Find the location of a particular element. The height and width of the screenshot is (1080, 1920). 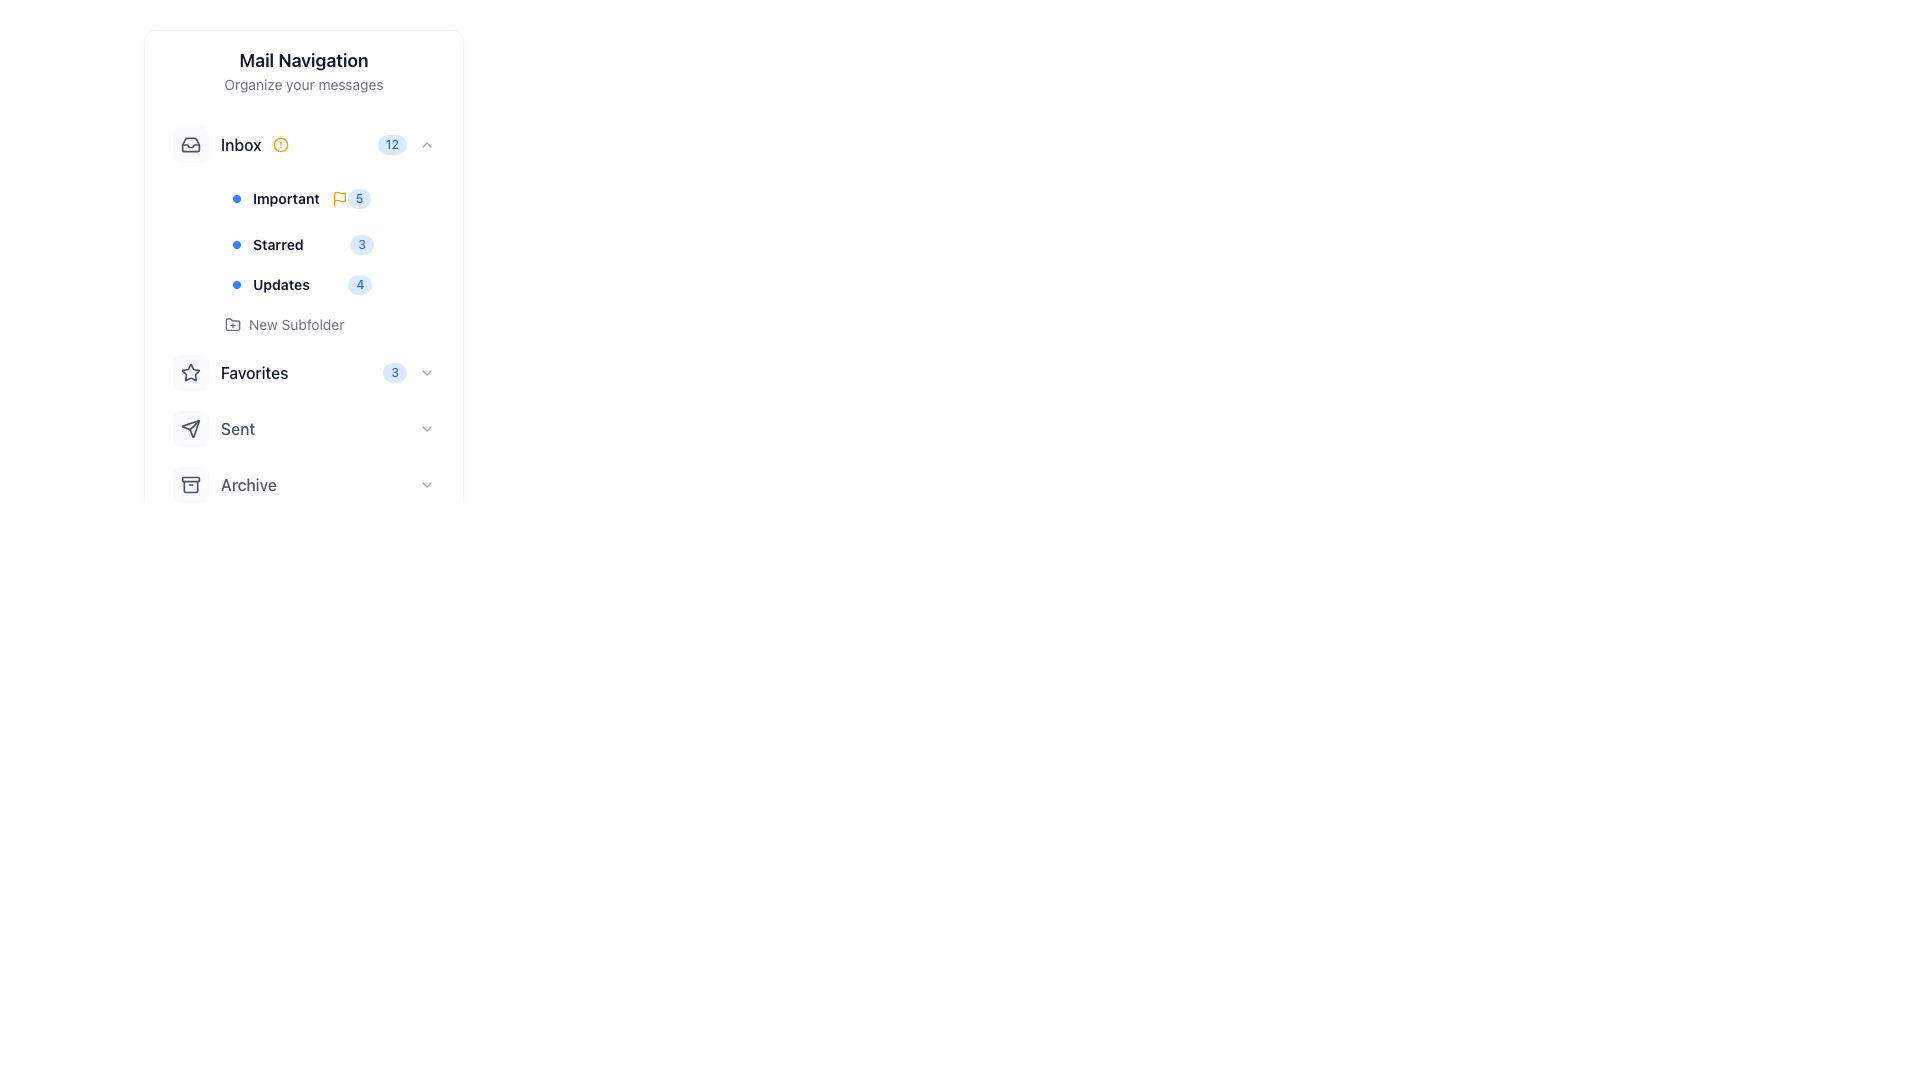

the 'Important' flagged email folder in the 'Mail Navigation' sidebar is located at coordinates (327, 199).